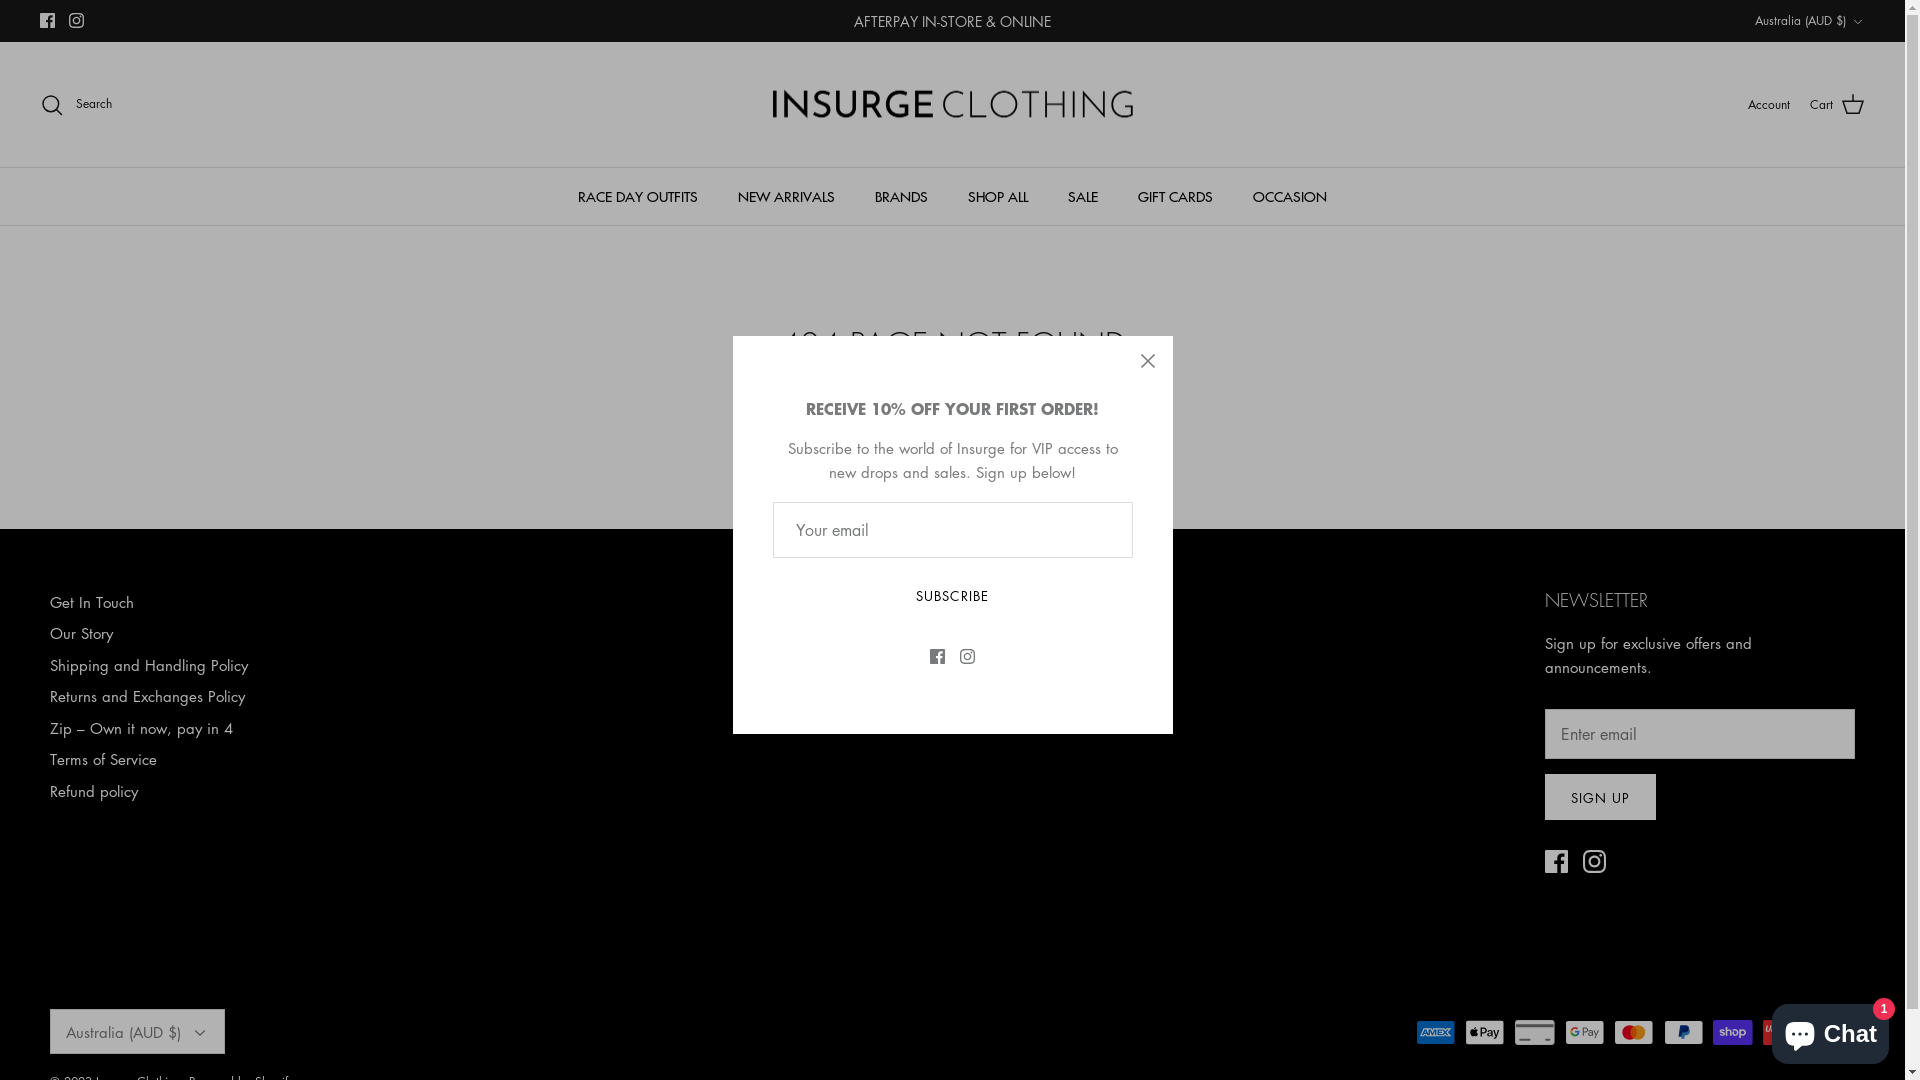  Describe the element at coordinates (136, 1031) in the screenshot. I see `'Australia (AUD $)` at that location.